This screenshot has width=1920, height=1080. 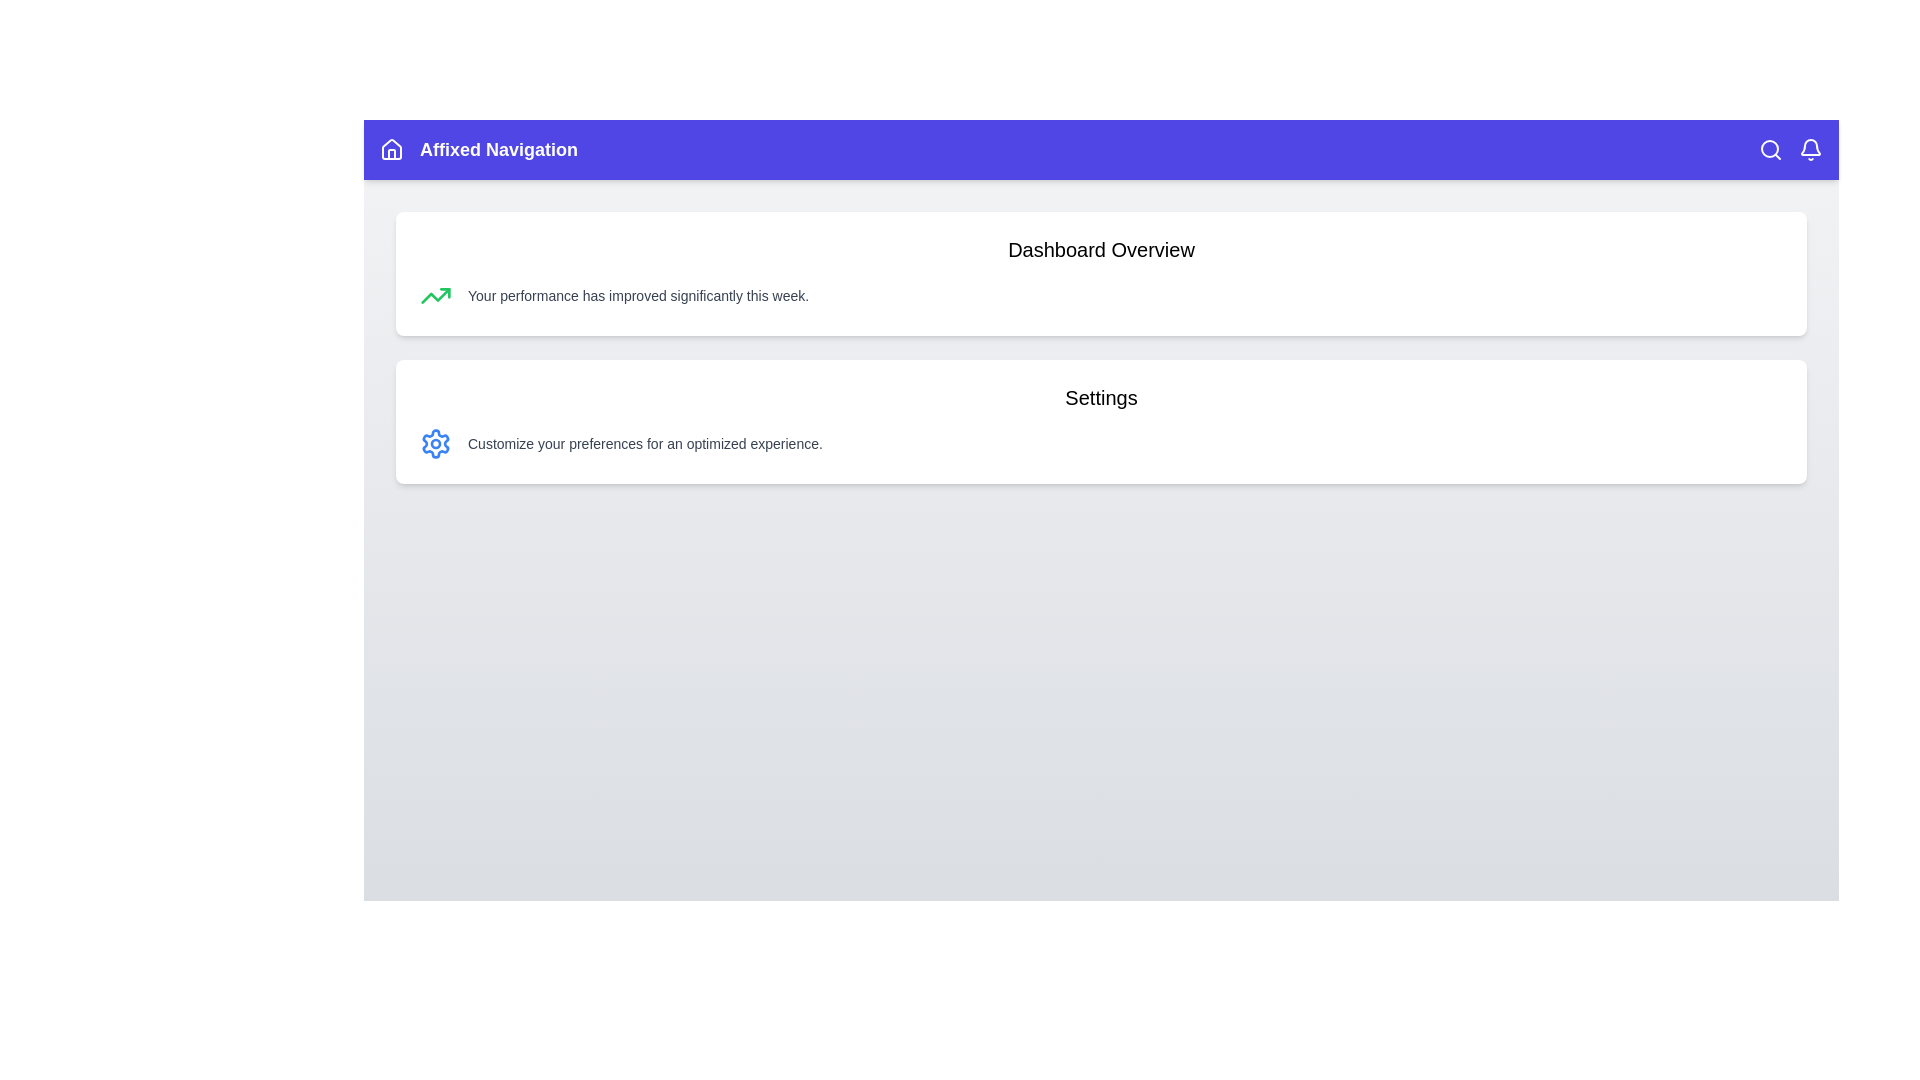 What do you see at coordinates (645, 442) in the screenshot?
I see `information provided by the Text label located to the right of the gear icon in the 'Settings' section, below the 'Dashboard Overview'` at bounding box center [645, 442].